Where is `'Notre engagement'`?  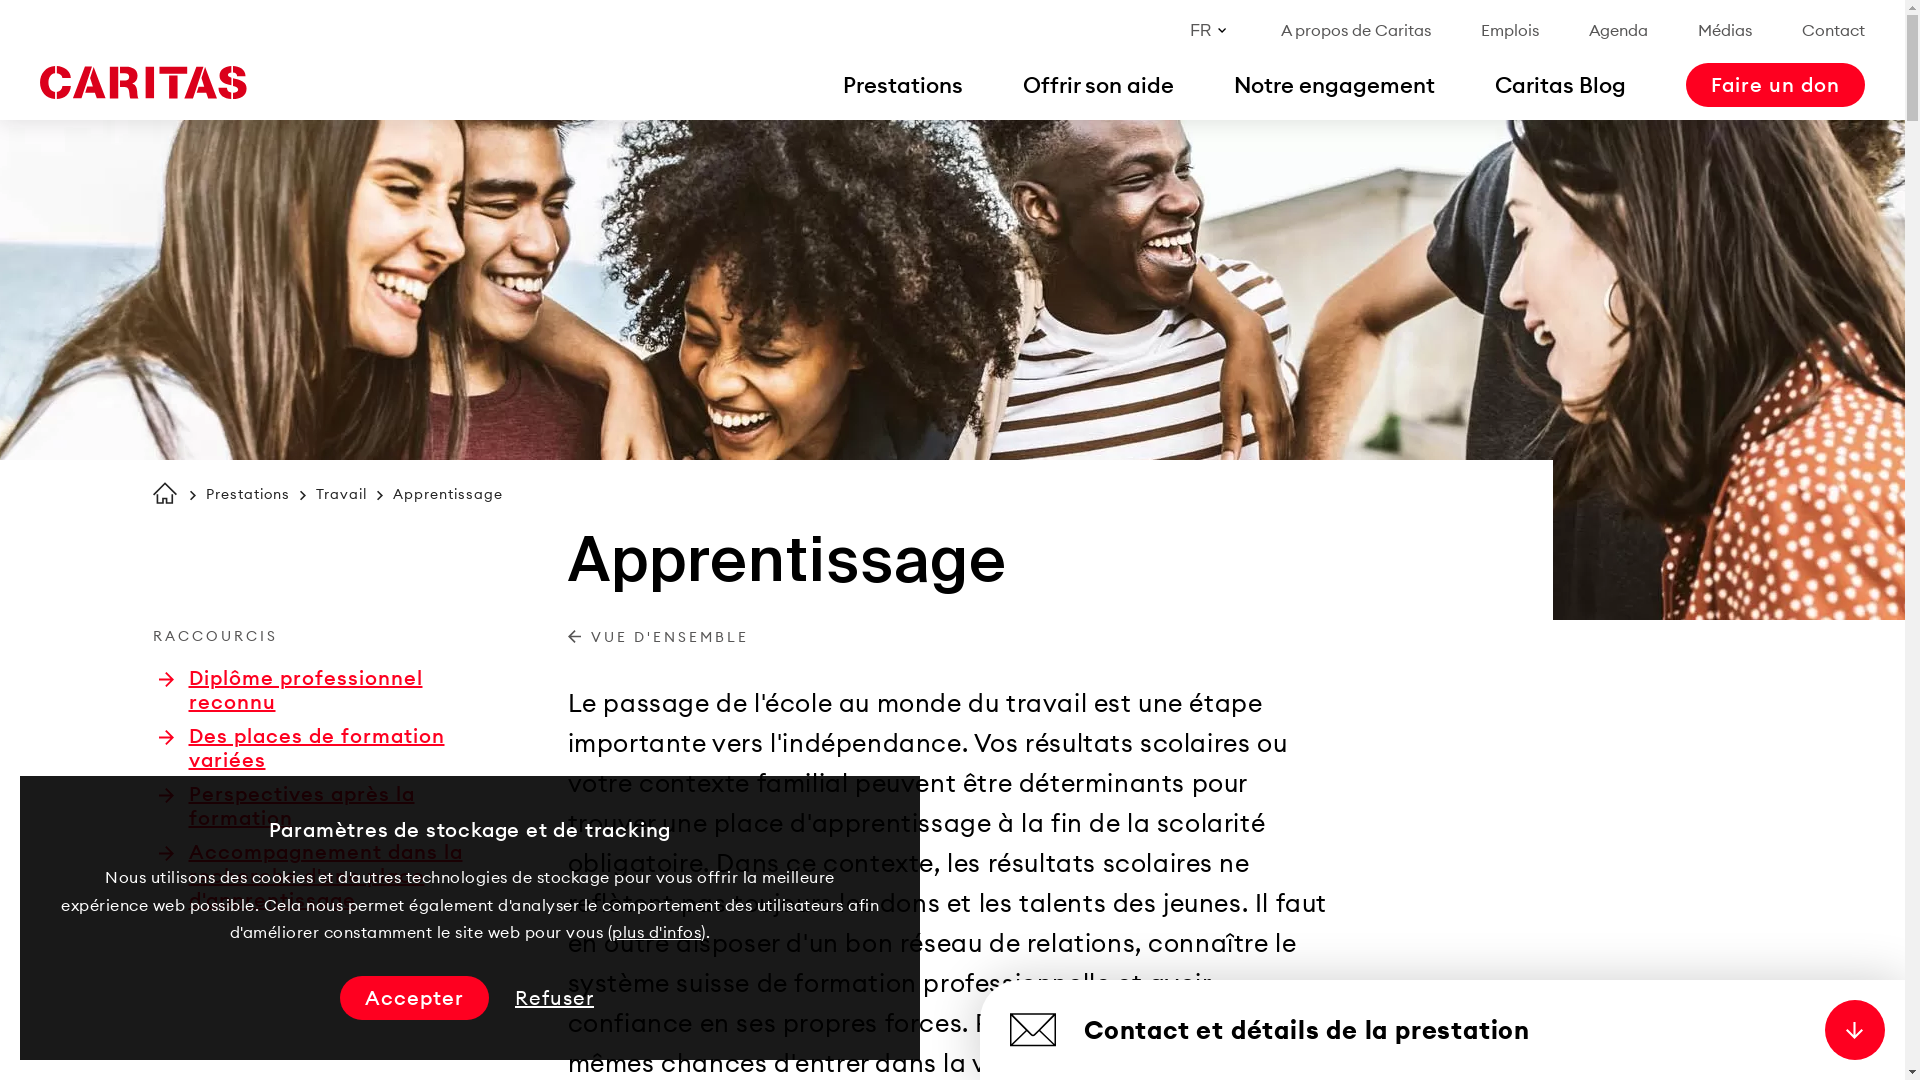 'Notre engagement' is located at coordinates (1334, 83).